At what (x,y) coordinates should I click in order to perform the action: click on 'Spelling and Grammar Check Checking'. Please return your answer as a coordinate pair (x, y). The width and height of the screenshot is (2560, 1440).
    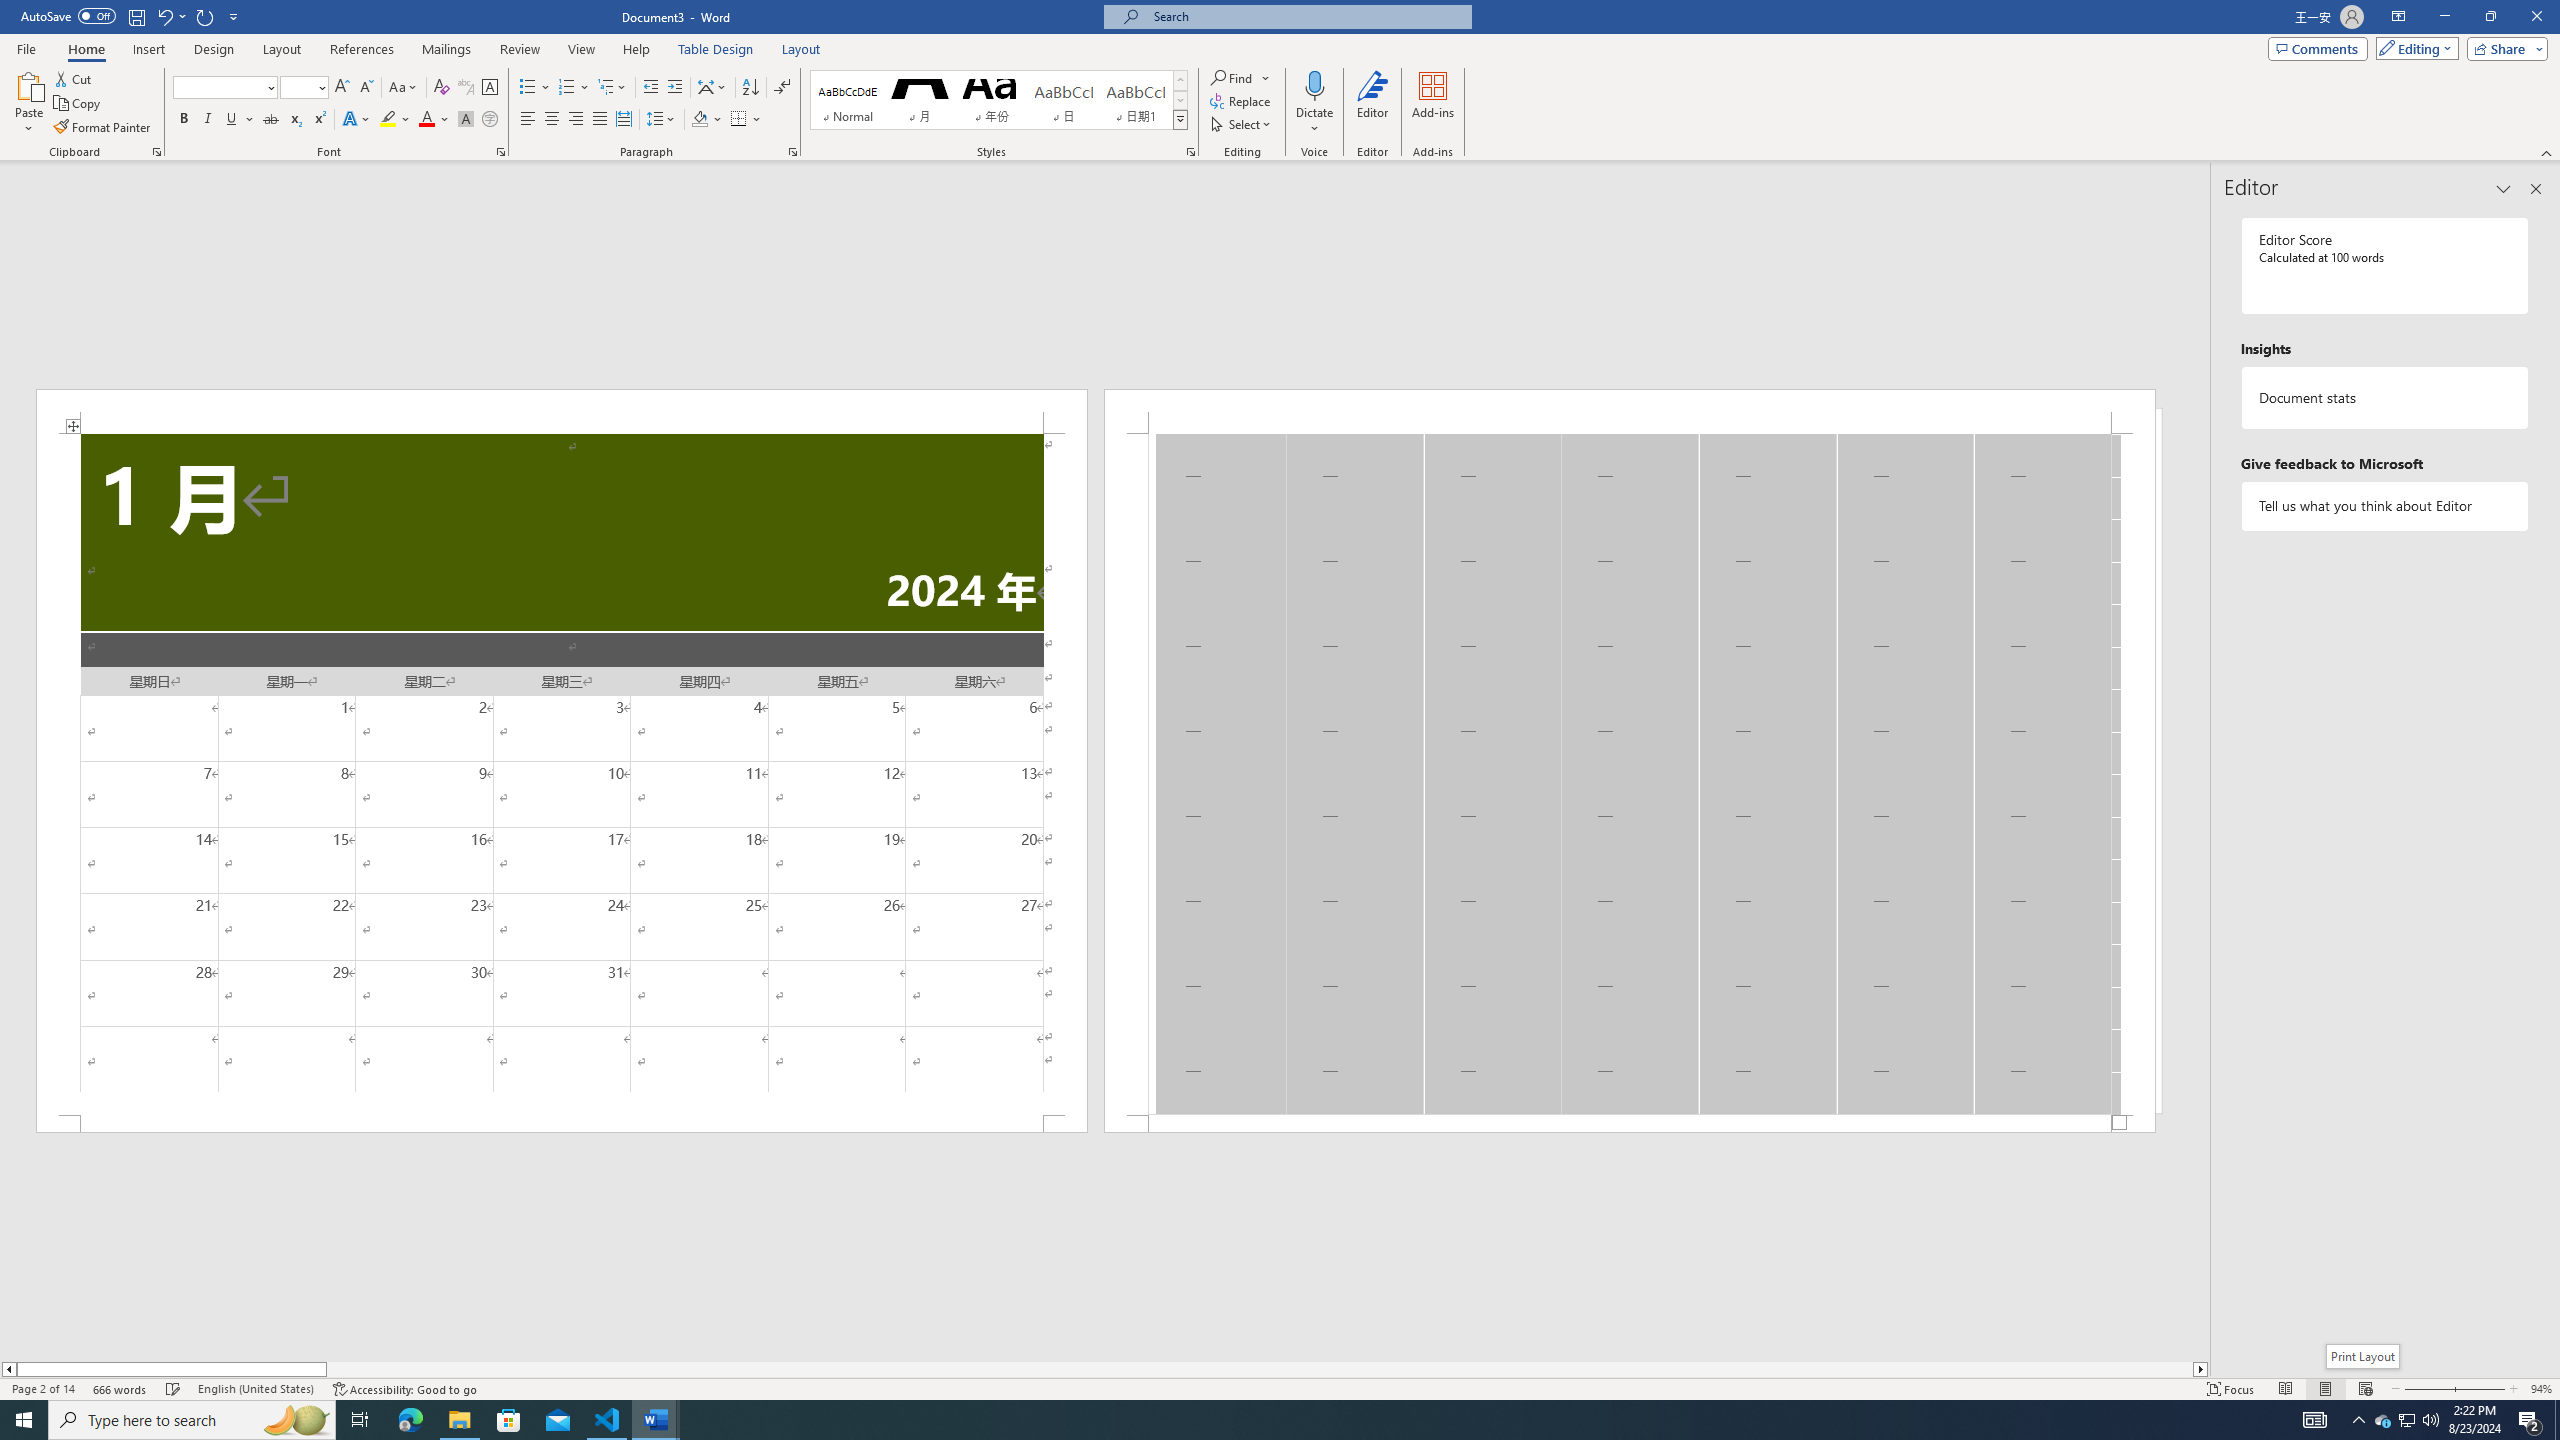
    Looking at the image, I should click on (174, 1389).